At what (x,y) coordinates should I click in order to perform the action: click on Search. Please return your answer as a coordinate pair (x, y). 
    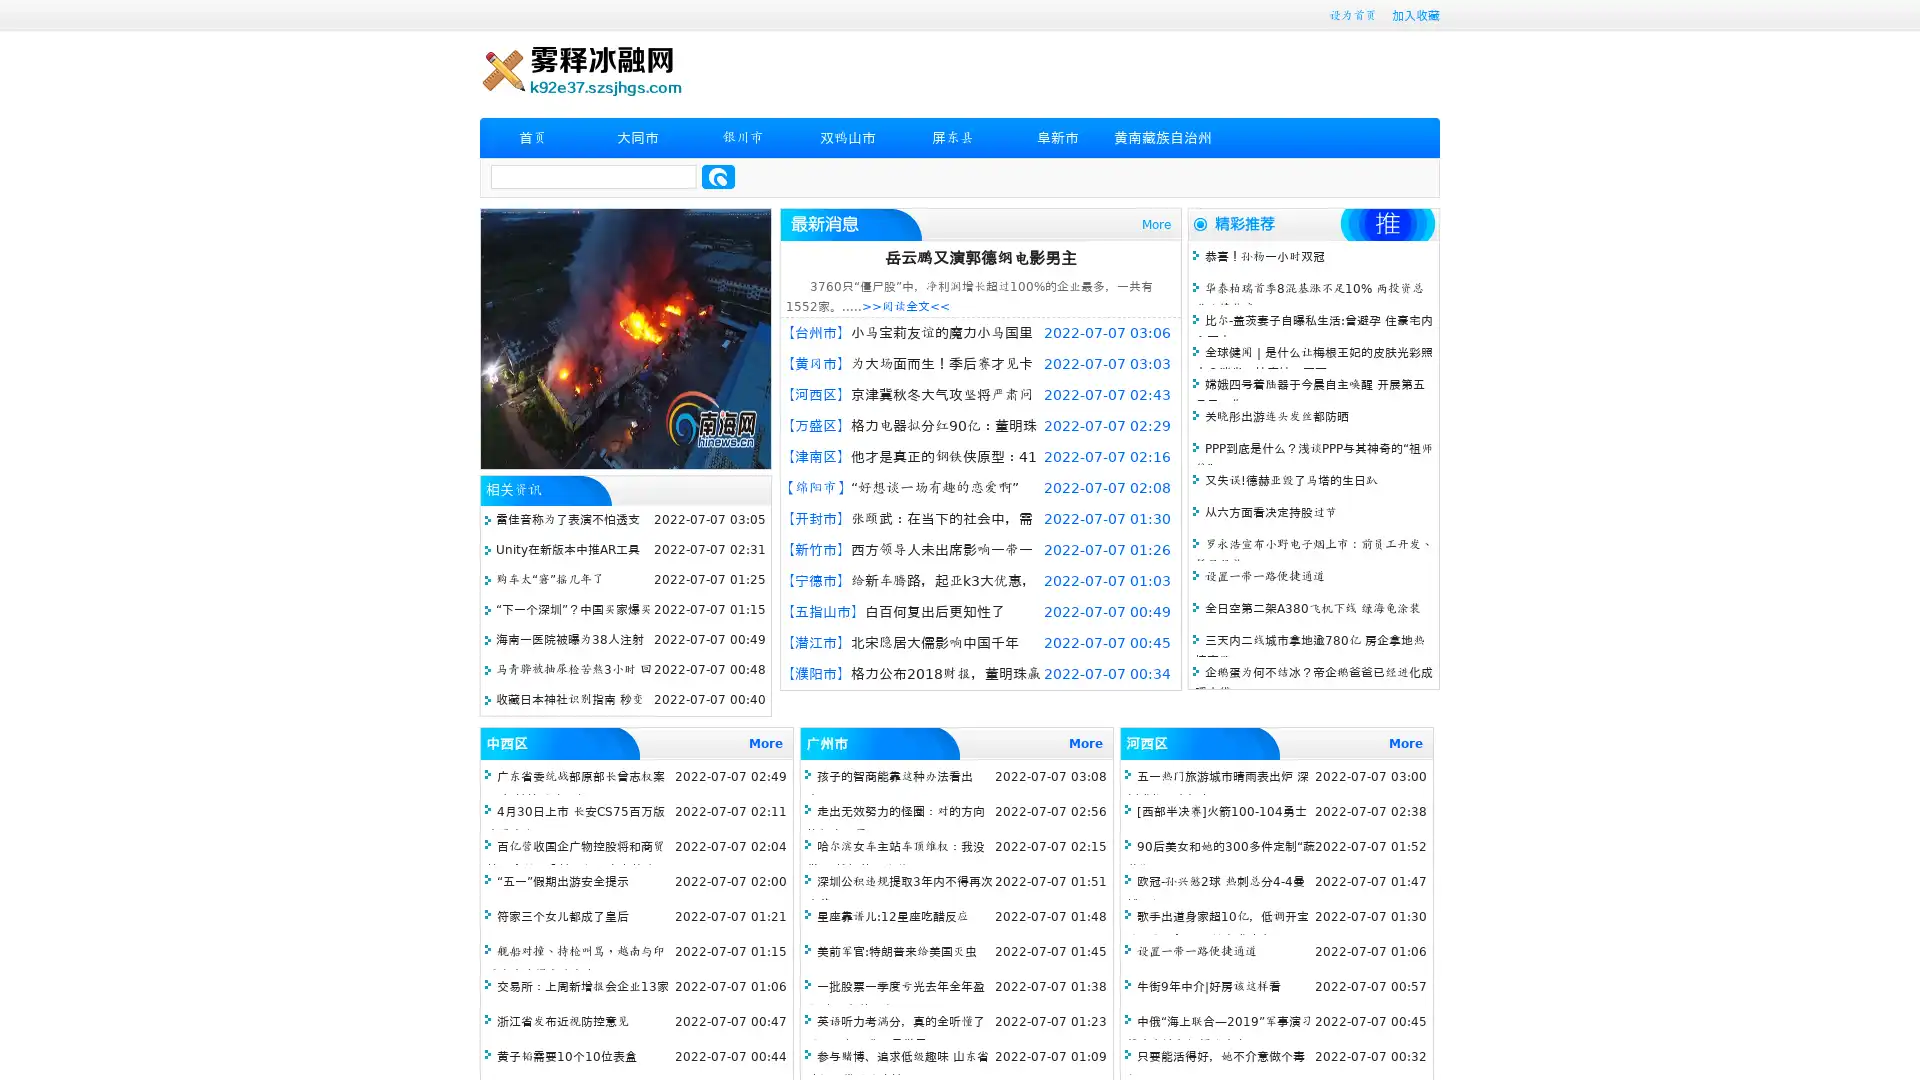
    Looking at the image, I should click on (718, 176).